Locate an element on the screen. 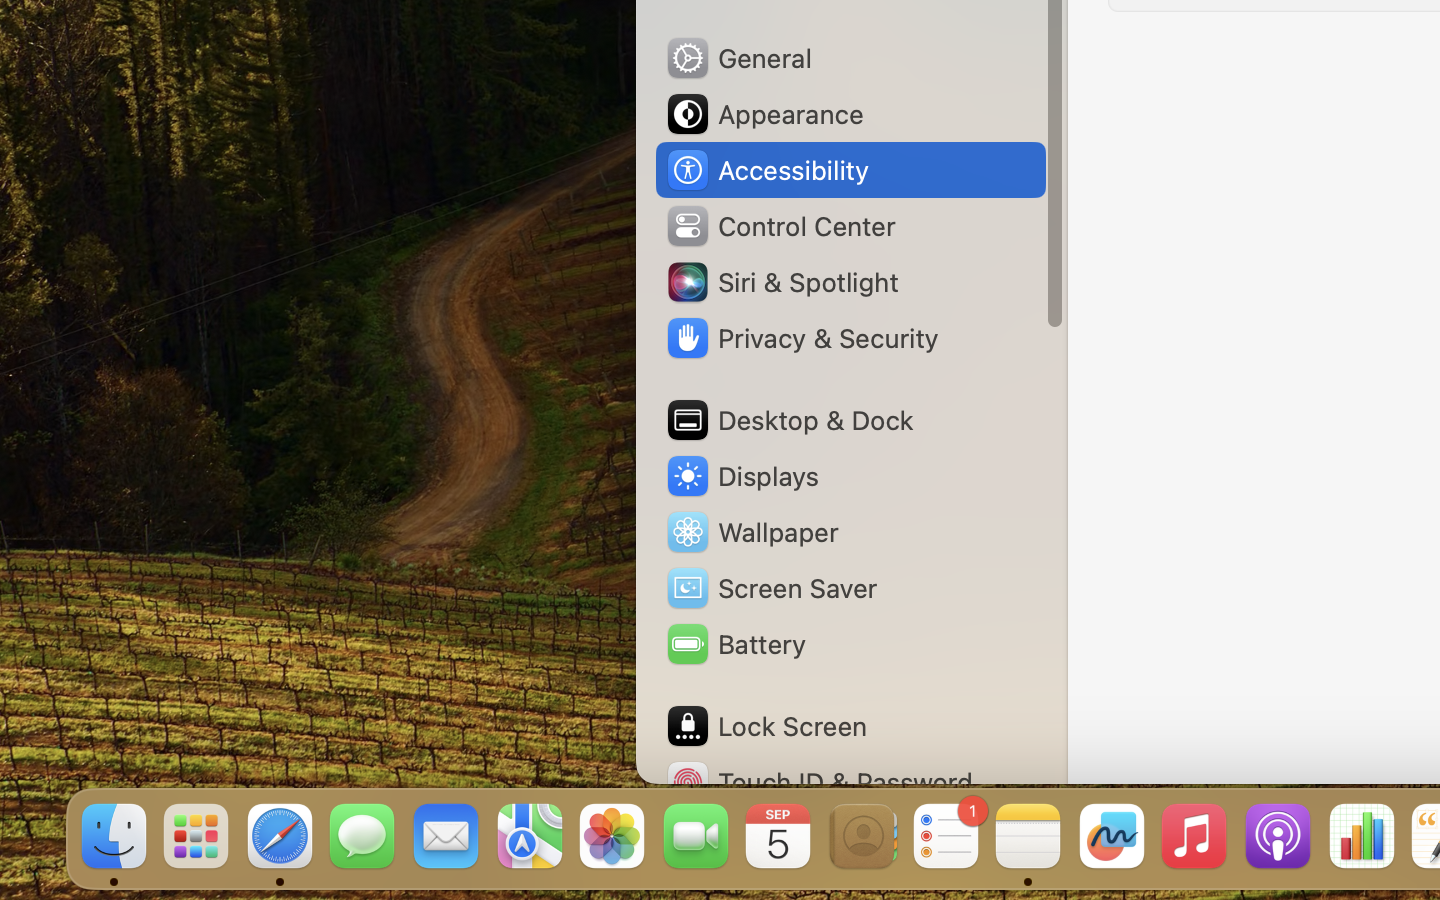 This screenshot has height=900, width=1440. 'Screen Saver' is located at coordinates (769, 587).